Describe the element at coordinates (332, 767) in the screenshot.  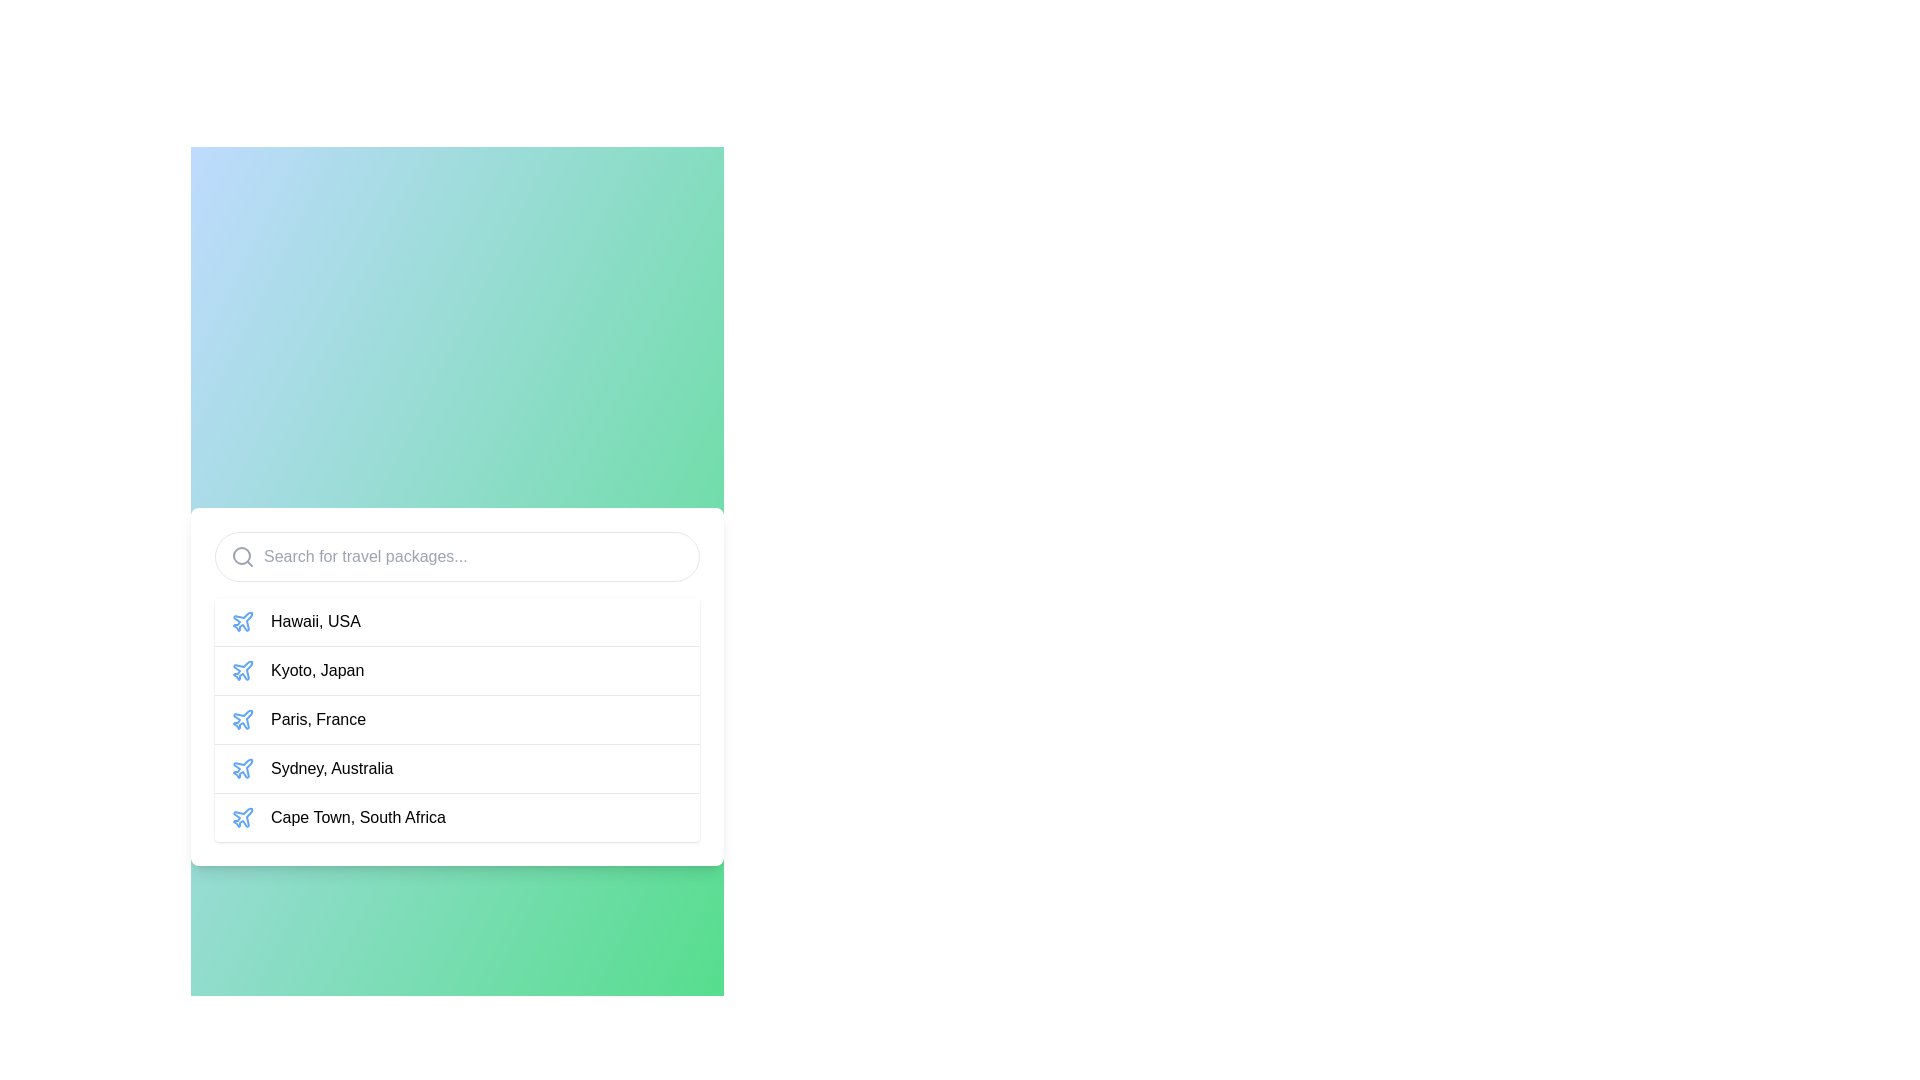
I see `the text label 'Sydney, Australia'` at that location.